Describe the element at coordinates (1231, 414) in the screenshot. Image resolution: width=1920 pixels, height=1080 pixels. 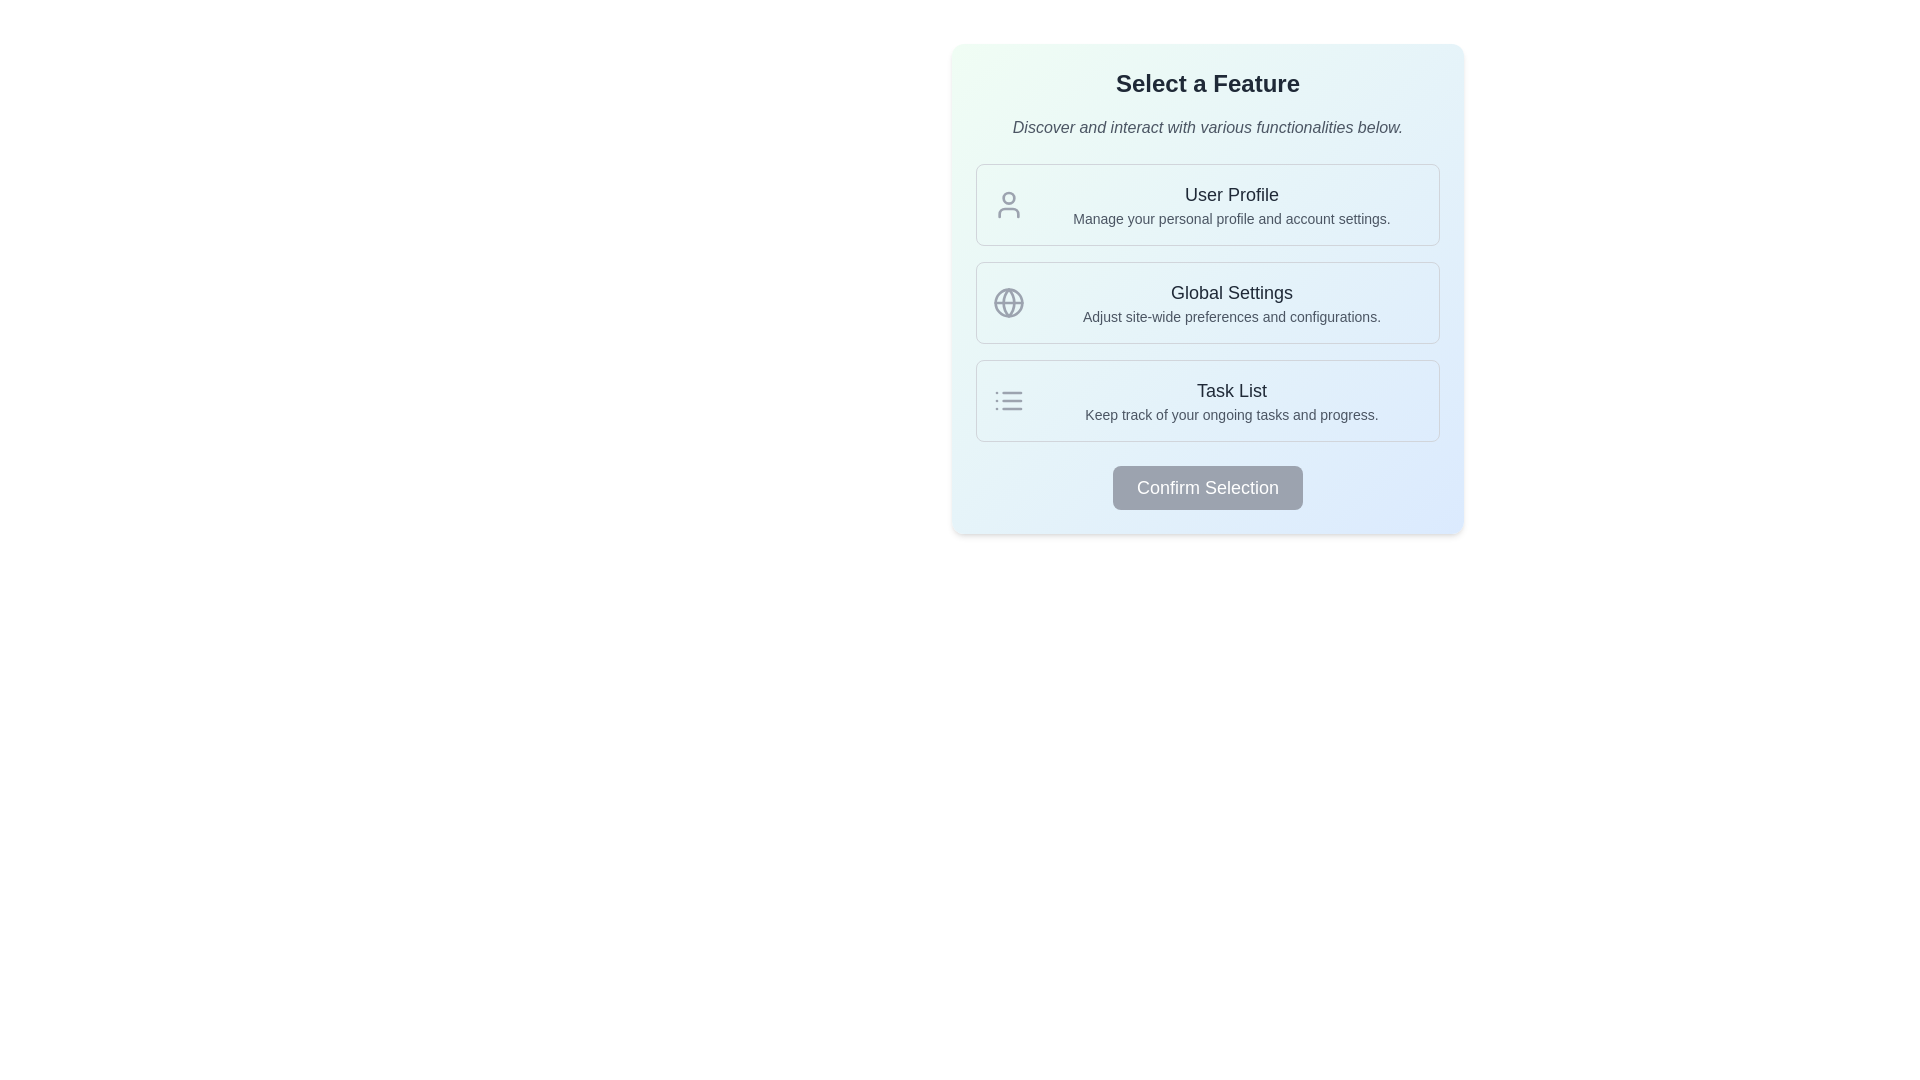
I see `static text element displaying the sentence 'Keep track of your ongoing tasks and progress.' which is styled in gray font and positioned below the 'Task List' label` at that location.